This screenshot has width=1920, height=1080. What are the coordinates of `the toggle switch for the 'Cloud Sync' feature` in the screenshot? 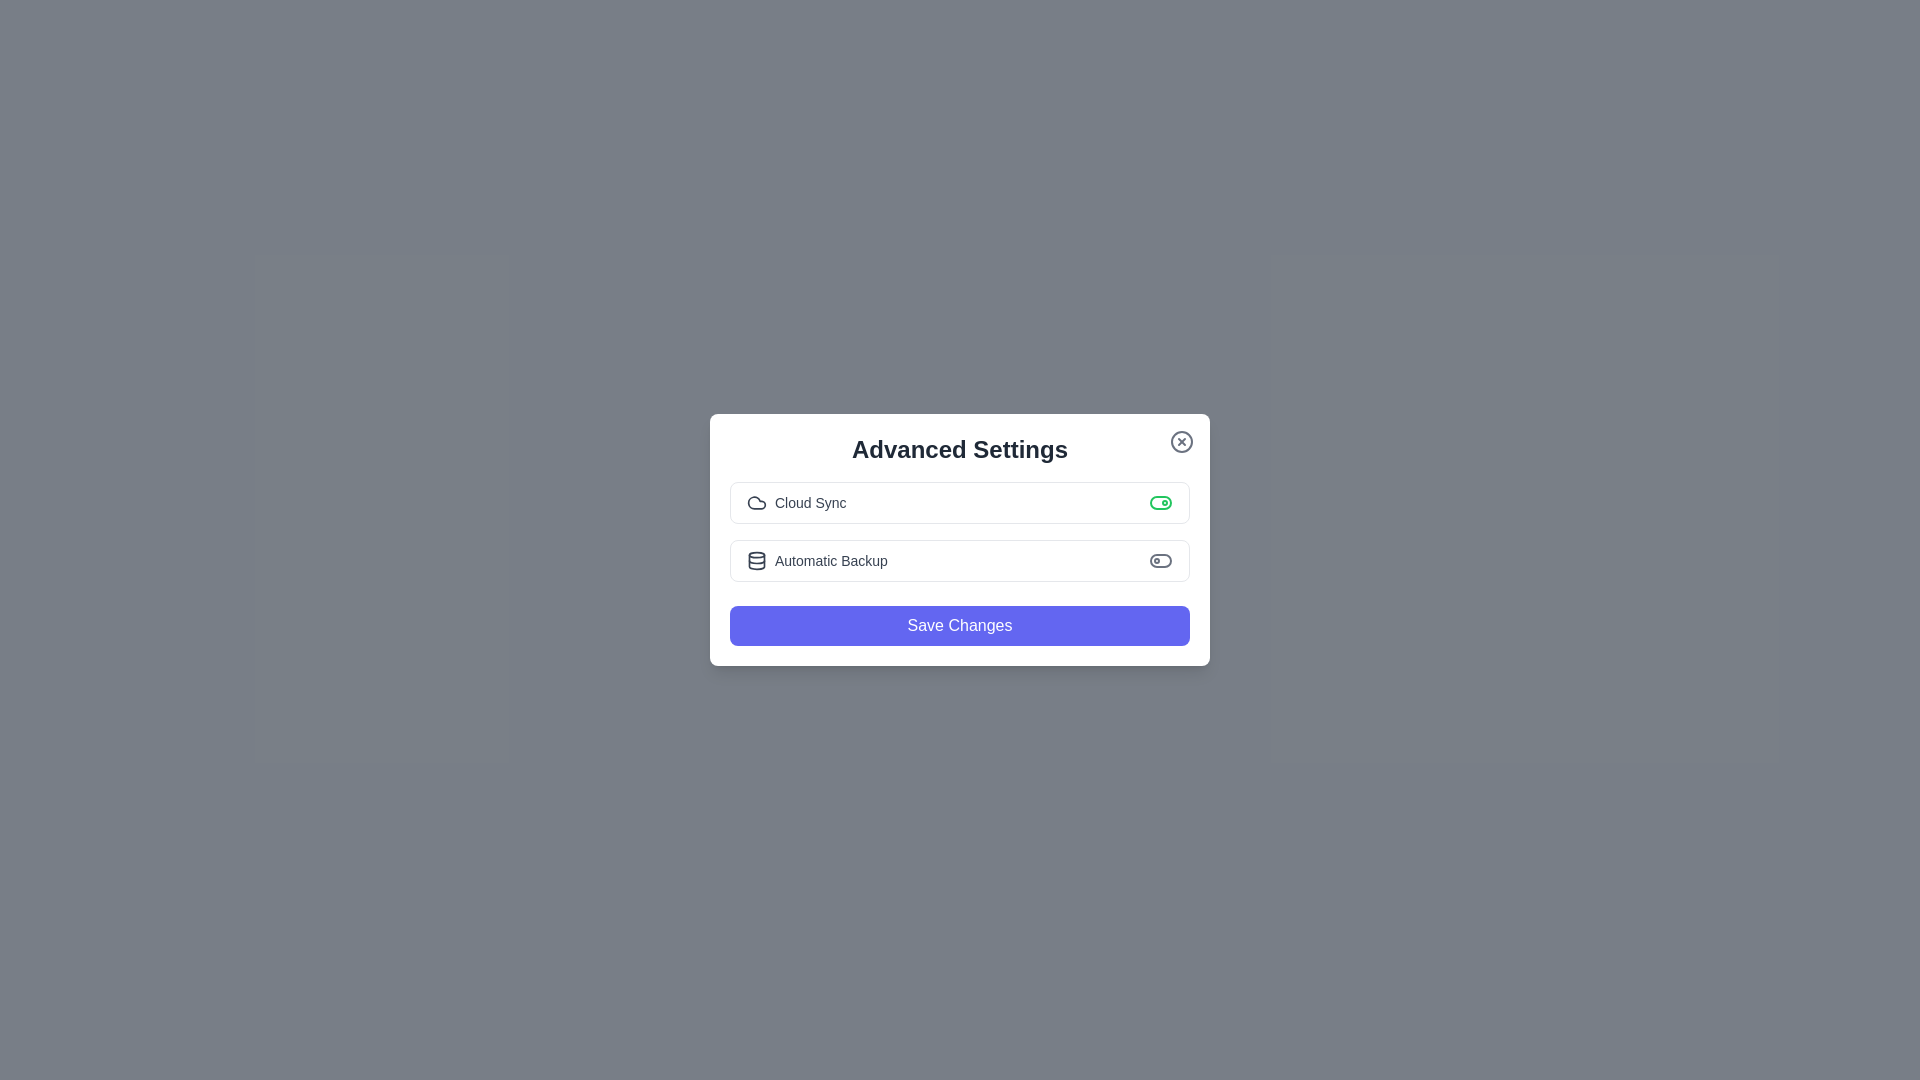 It's located at (1161, 501).